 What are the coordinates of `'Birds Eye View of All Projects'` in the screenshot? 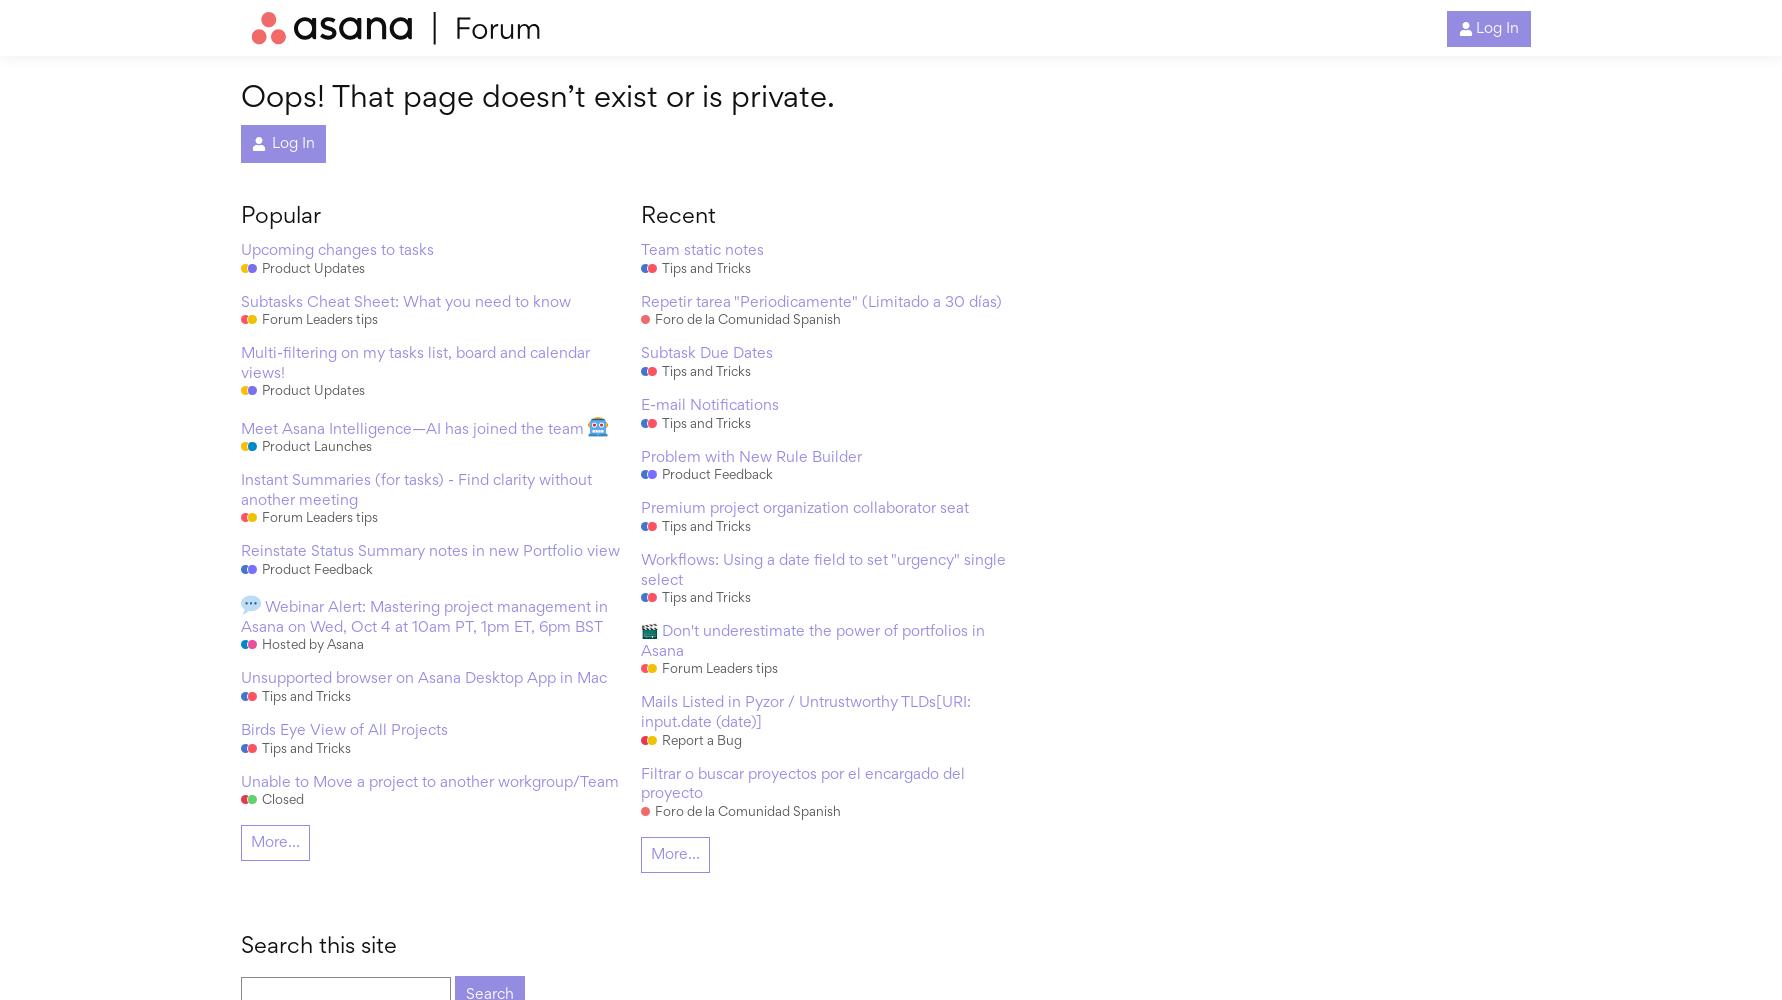 It's located at (240, 730).